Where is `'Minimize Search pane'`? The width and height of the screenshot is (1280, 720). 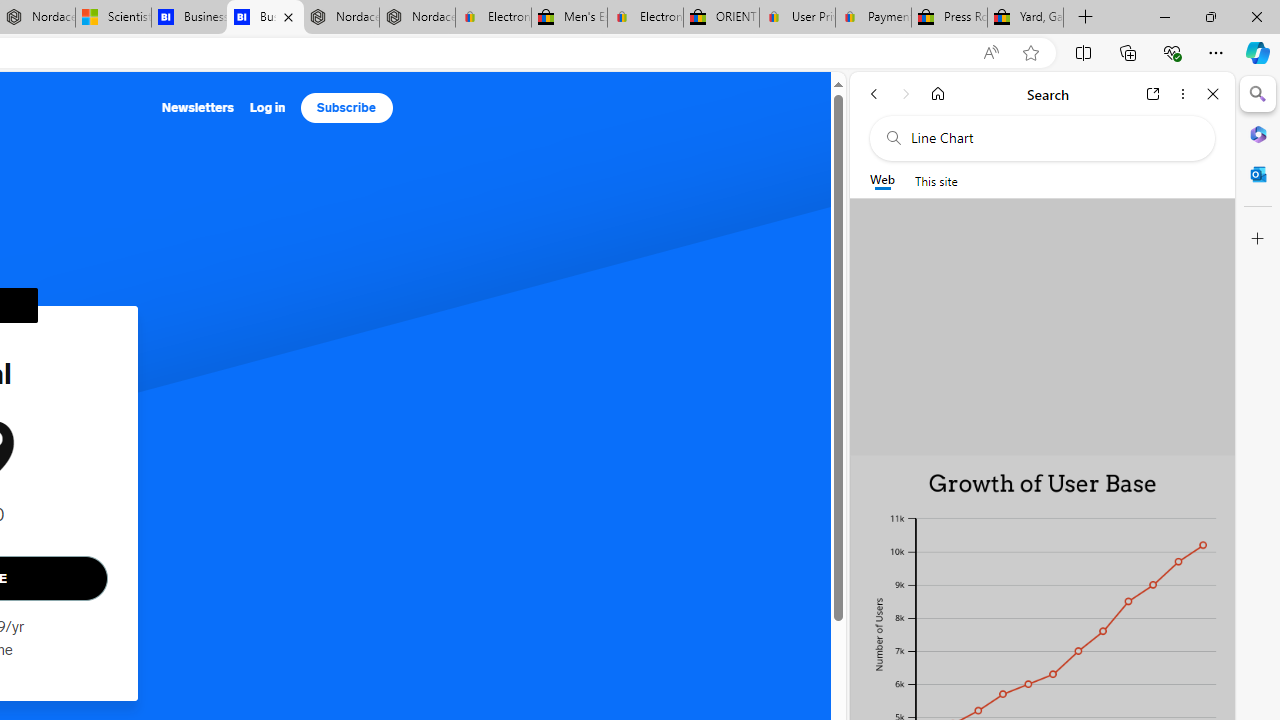
'Minimize Search pane' is located at coordinates (1257, 94).